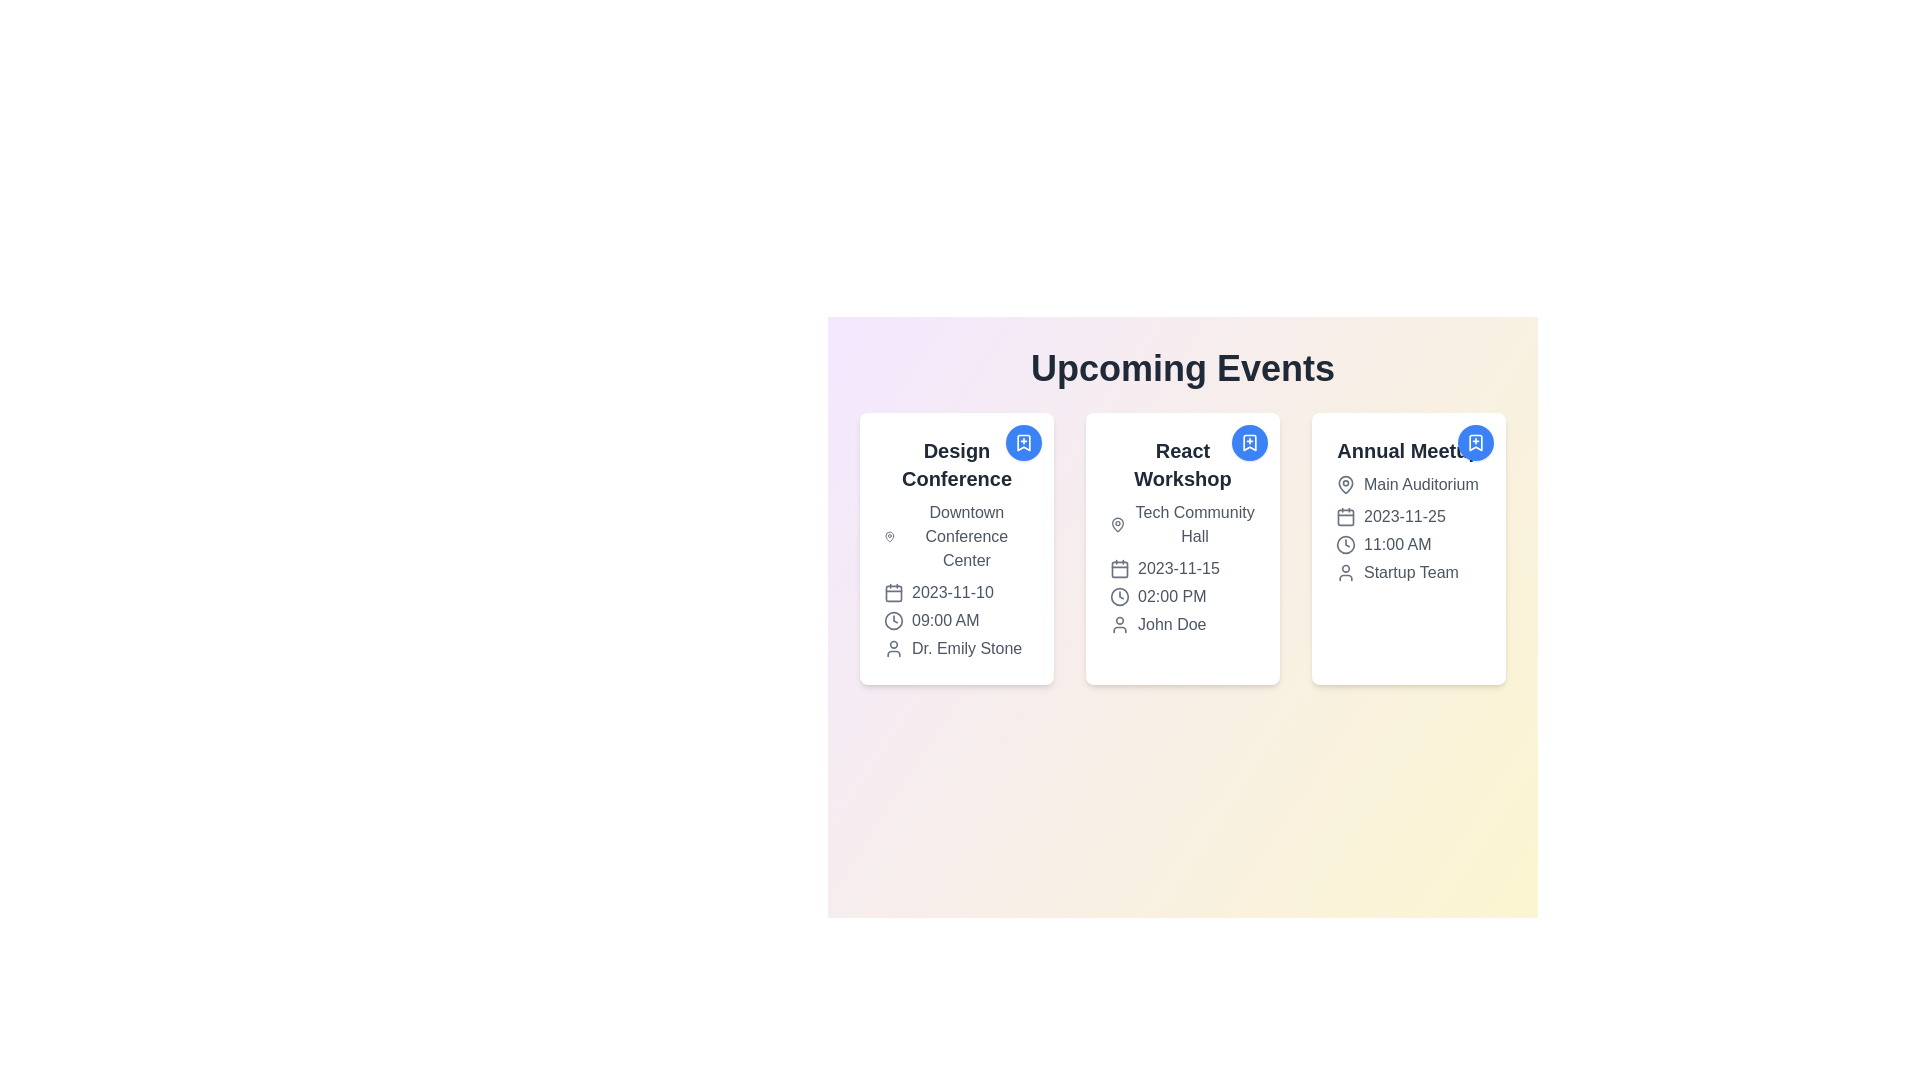 The height and width of the screenshot is (1080, 1920). Describe the element at coordinates (1476, 442) in the screenshot. I see `the bookmark button located in the top-right corner of the third event card titled 'Annual Meetup'` at that location.